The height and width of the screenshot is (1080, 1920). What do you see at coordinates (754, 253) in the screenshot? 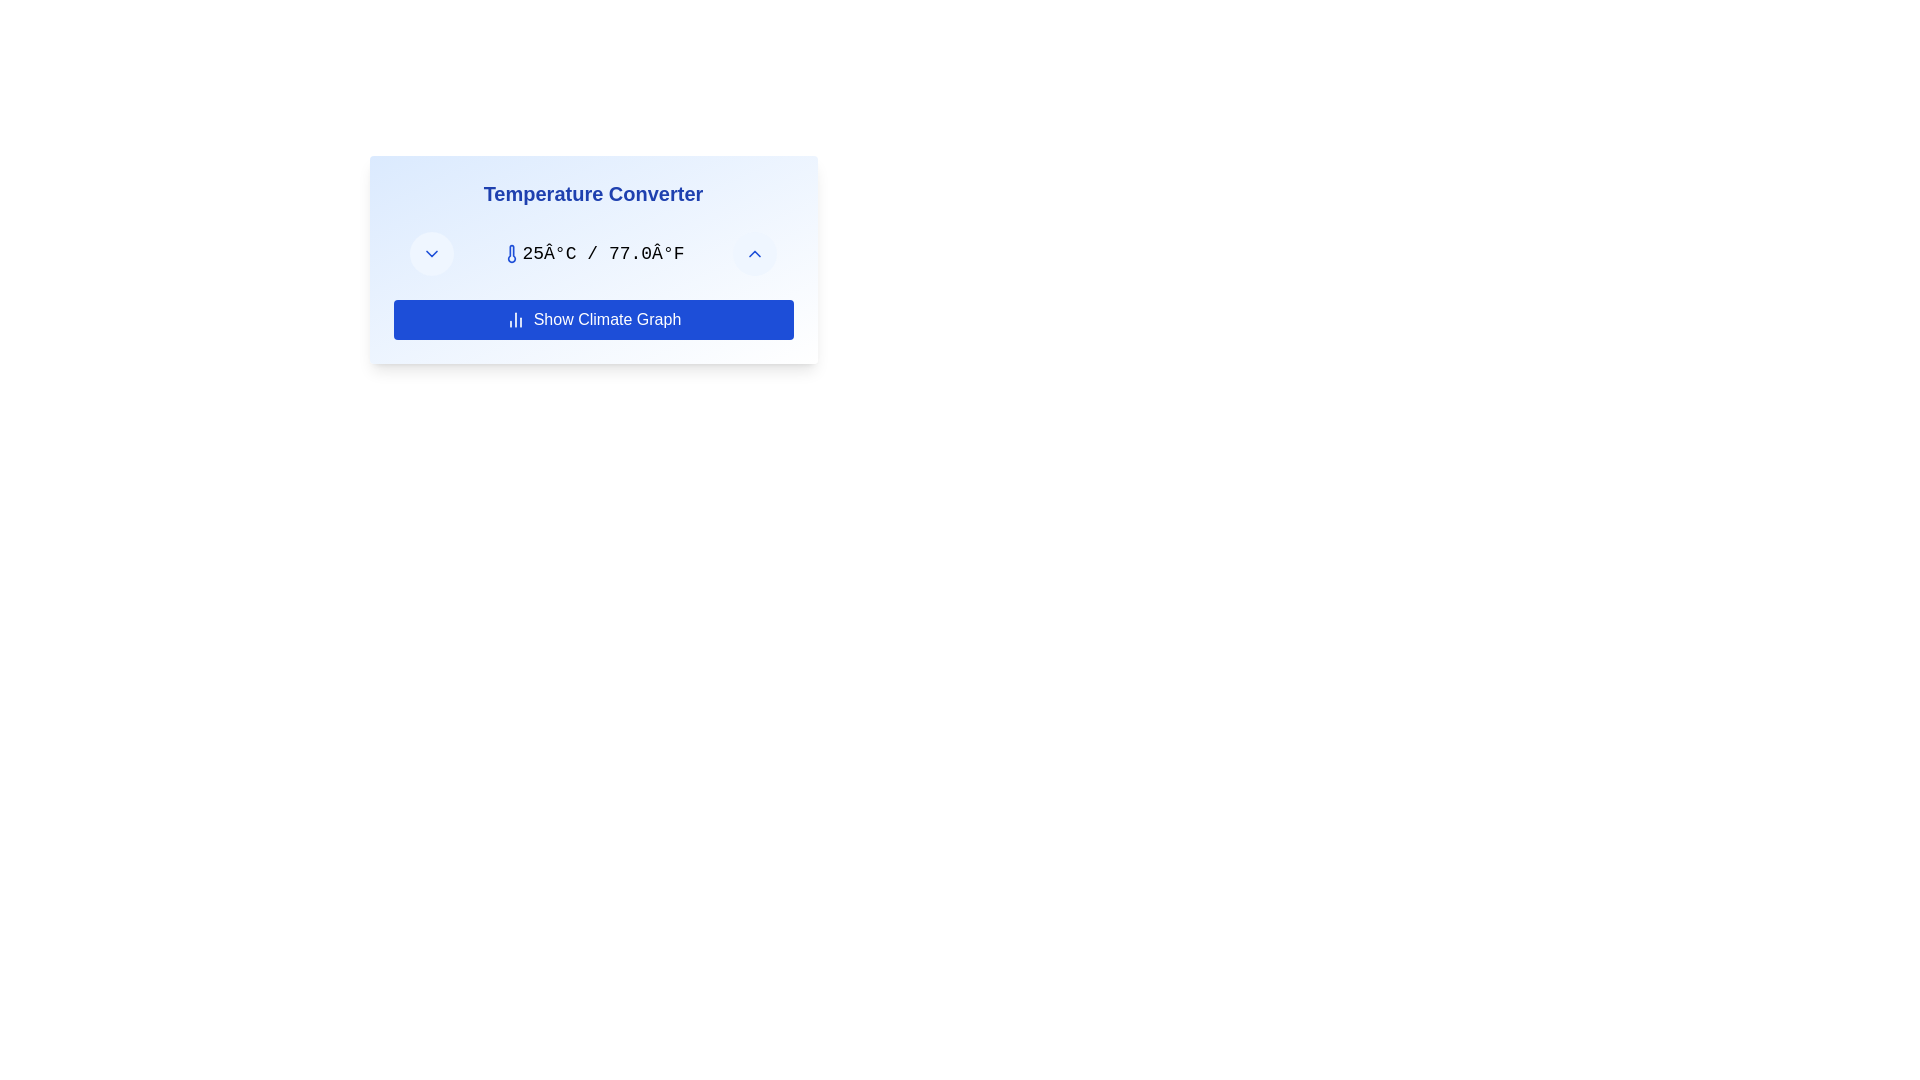
I see `the upward-pointing chevron icon button with a blue color and light blue circular background, located to the right of the temperature text in the Temperature Converter interface` at bounding box center [754, 253].